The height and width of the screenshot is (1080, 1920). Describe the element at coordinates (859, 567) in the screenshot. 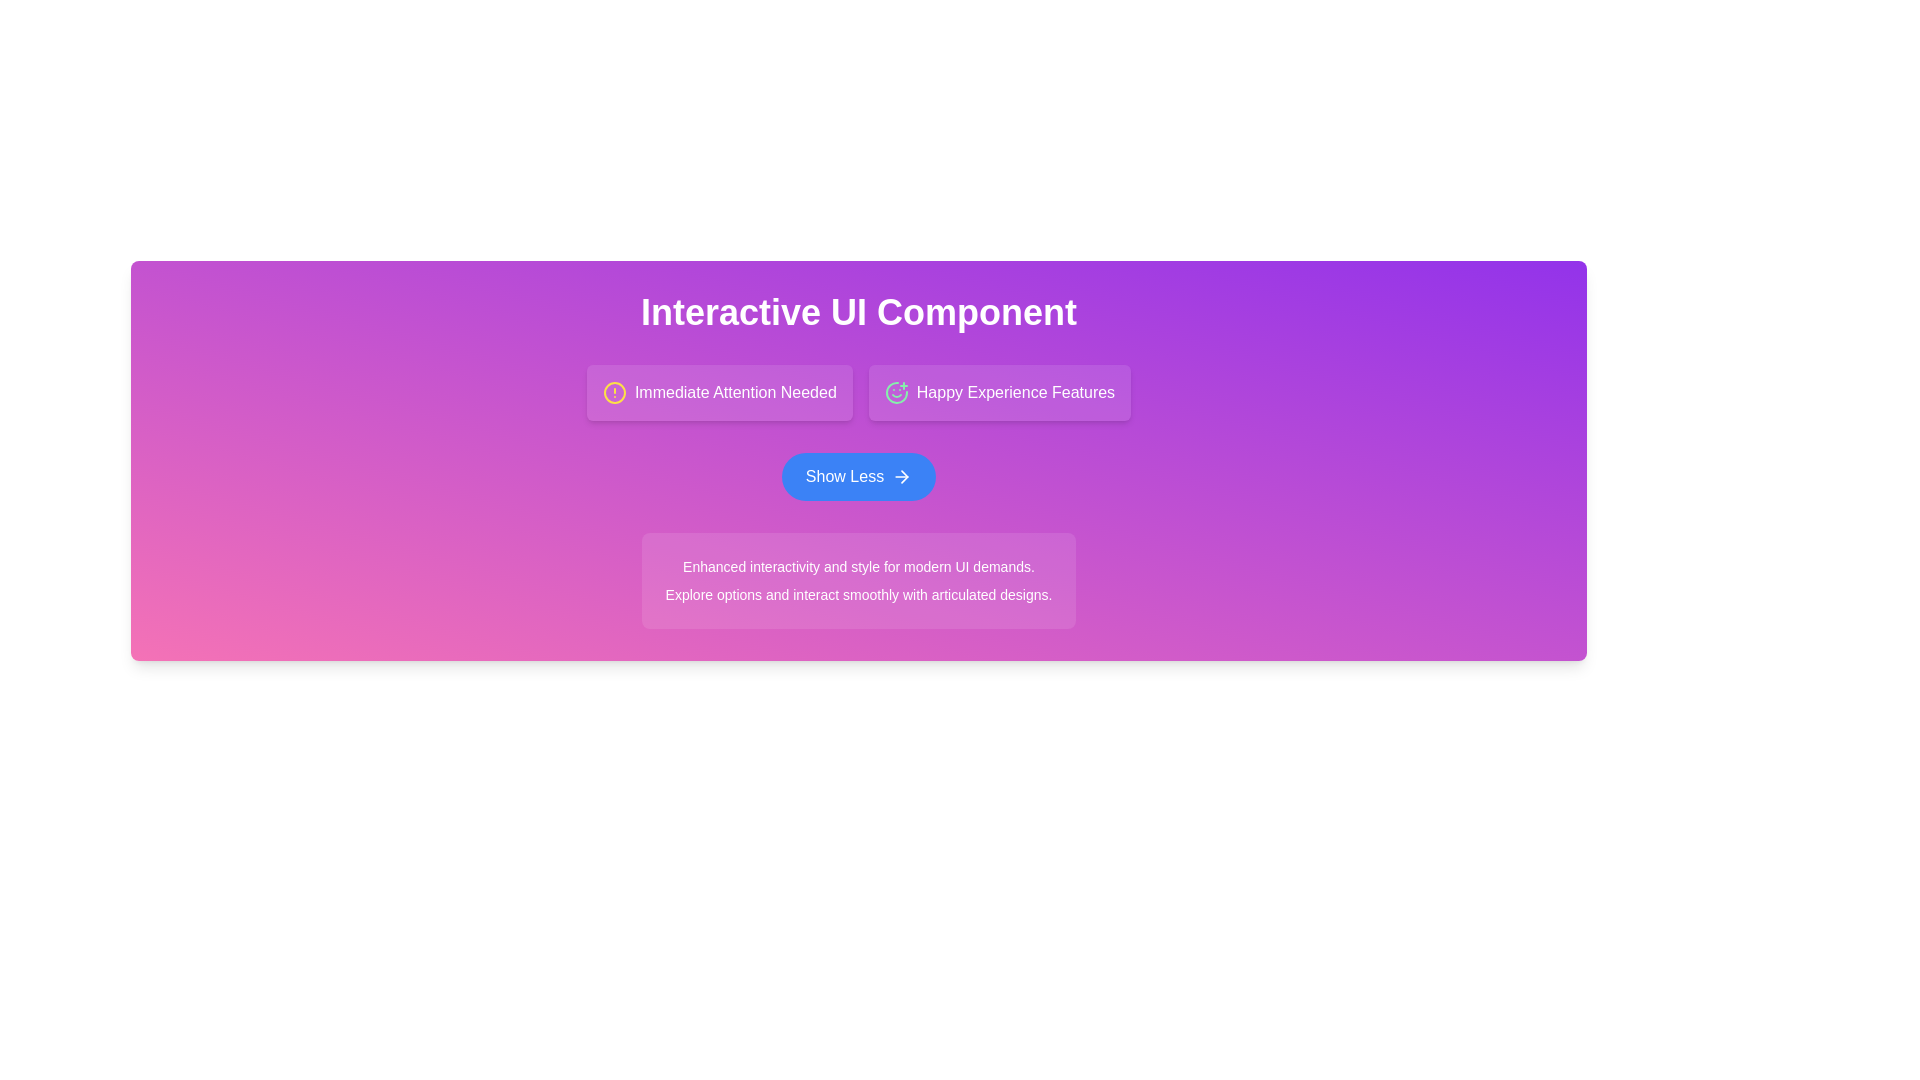

I see `descriptive text element located below the 'Show Less' section, which summarizes a key feature regarding UI interactivity and style` at that location.